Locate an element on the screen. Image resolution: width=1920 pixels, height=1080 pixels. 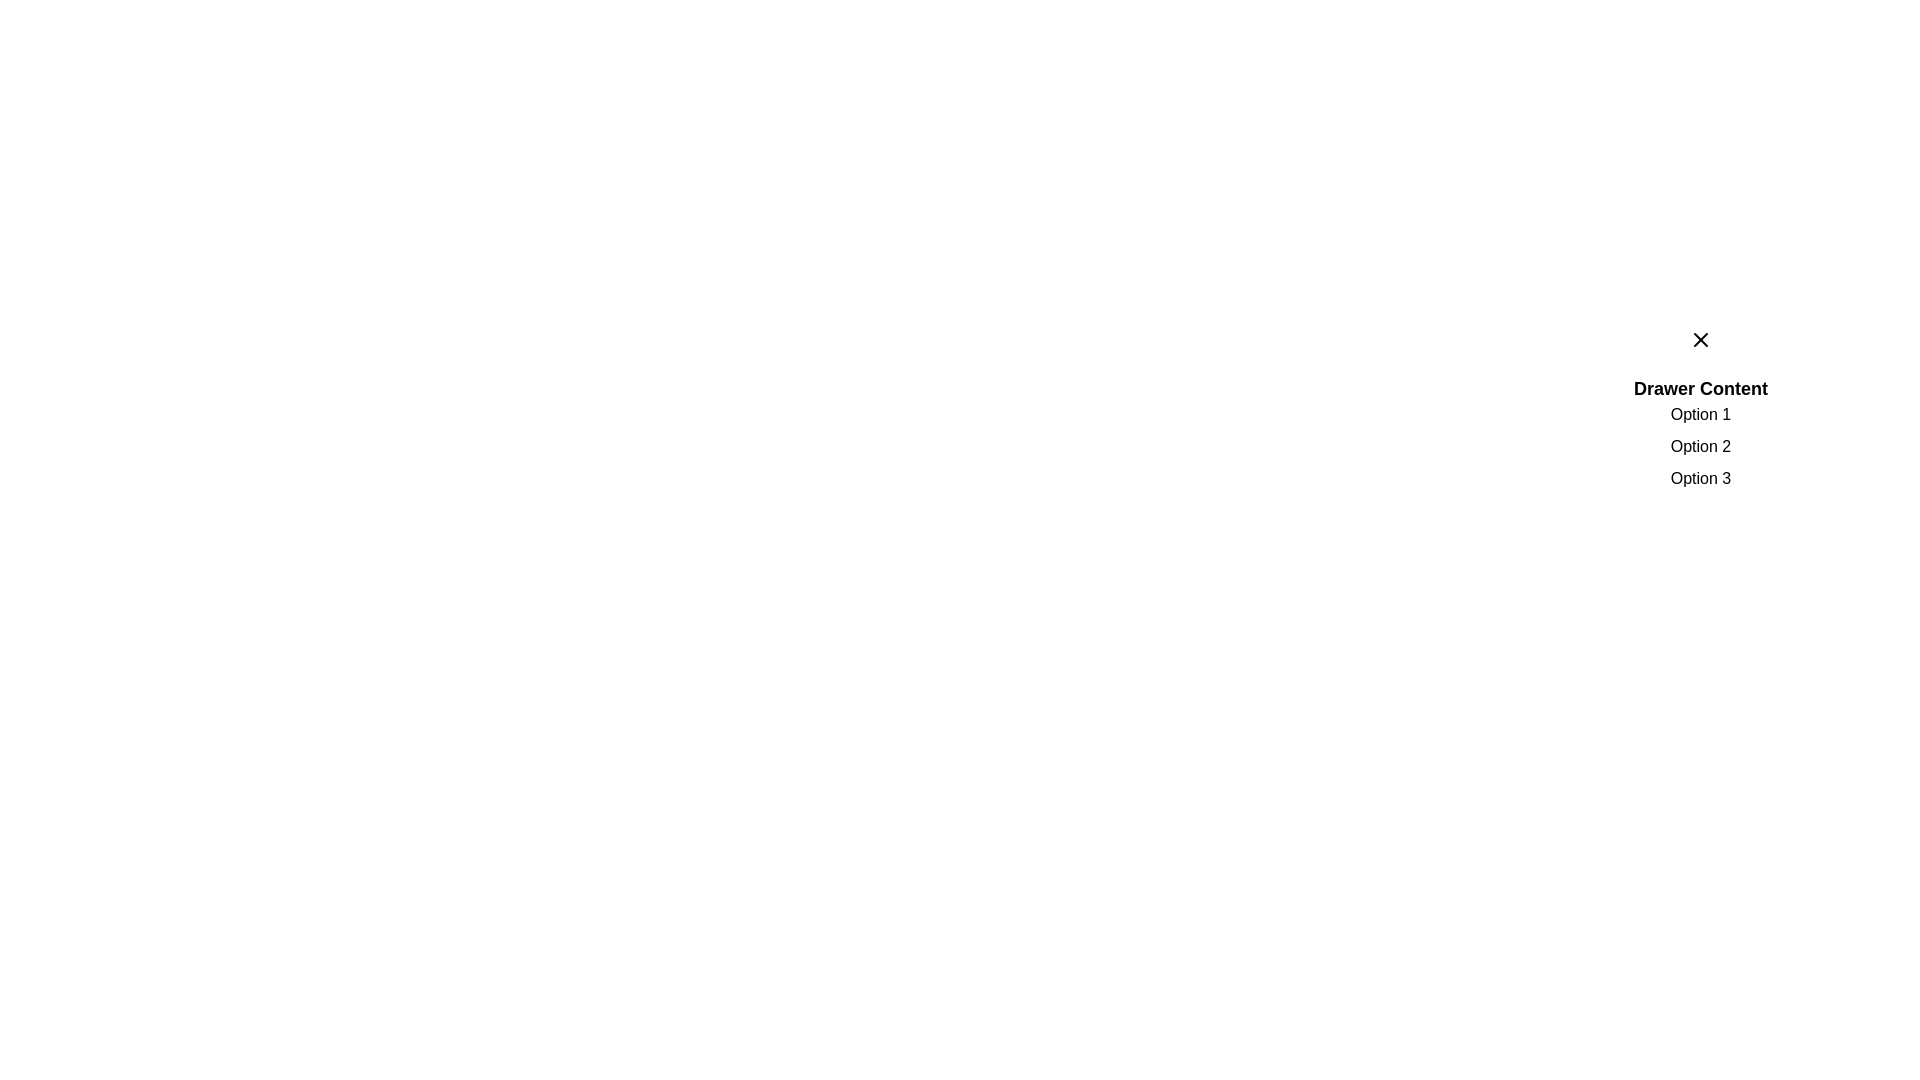
the third button in the vertically arranged list of options in the 'Drawer Content' section is located at coordinates (1699, 478).